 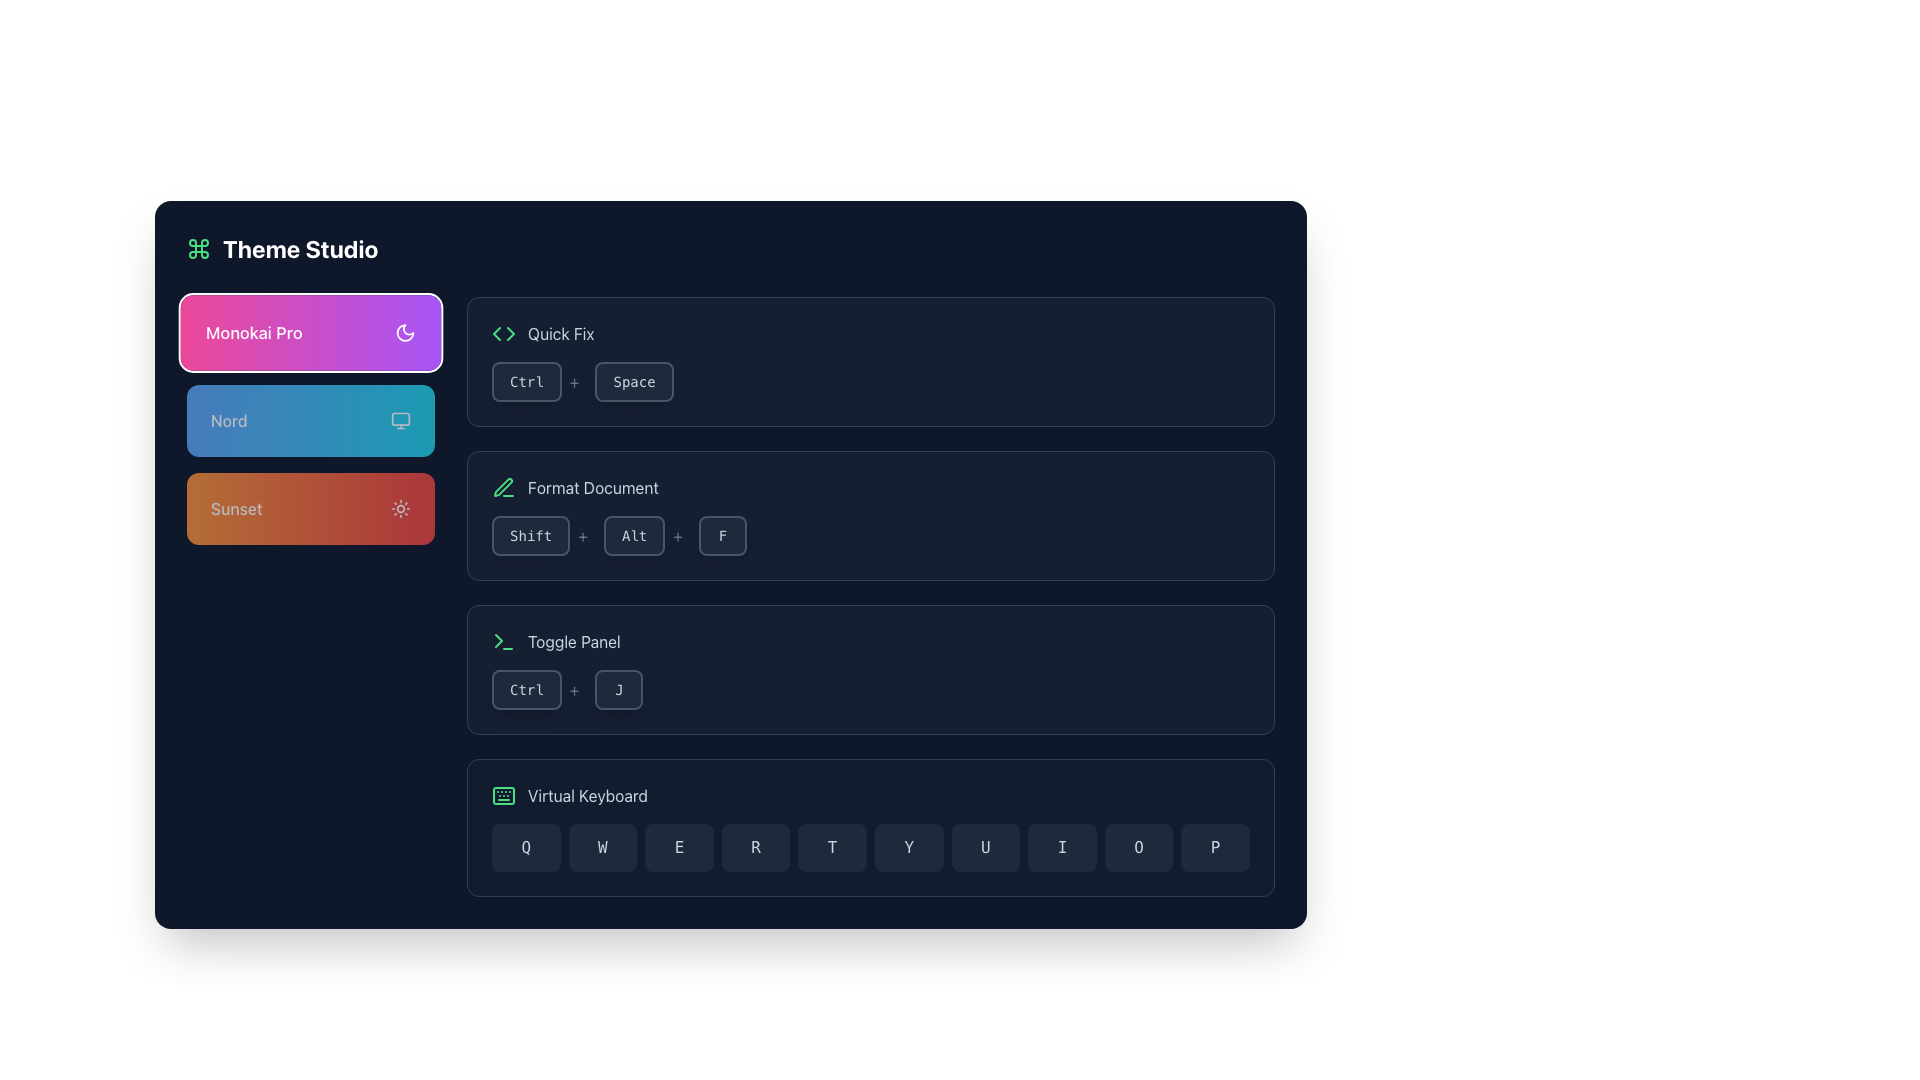 What do you see at coordinates (400, 419) in the screenshot?
I see `the 'Nord' theme icon, which represents a monitor` at bounding box center [400, 419].